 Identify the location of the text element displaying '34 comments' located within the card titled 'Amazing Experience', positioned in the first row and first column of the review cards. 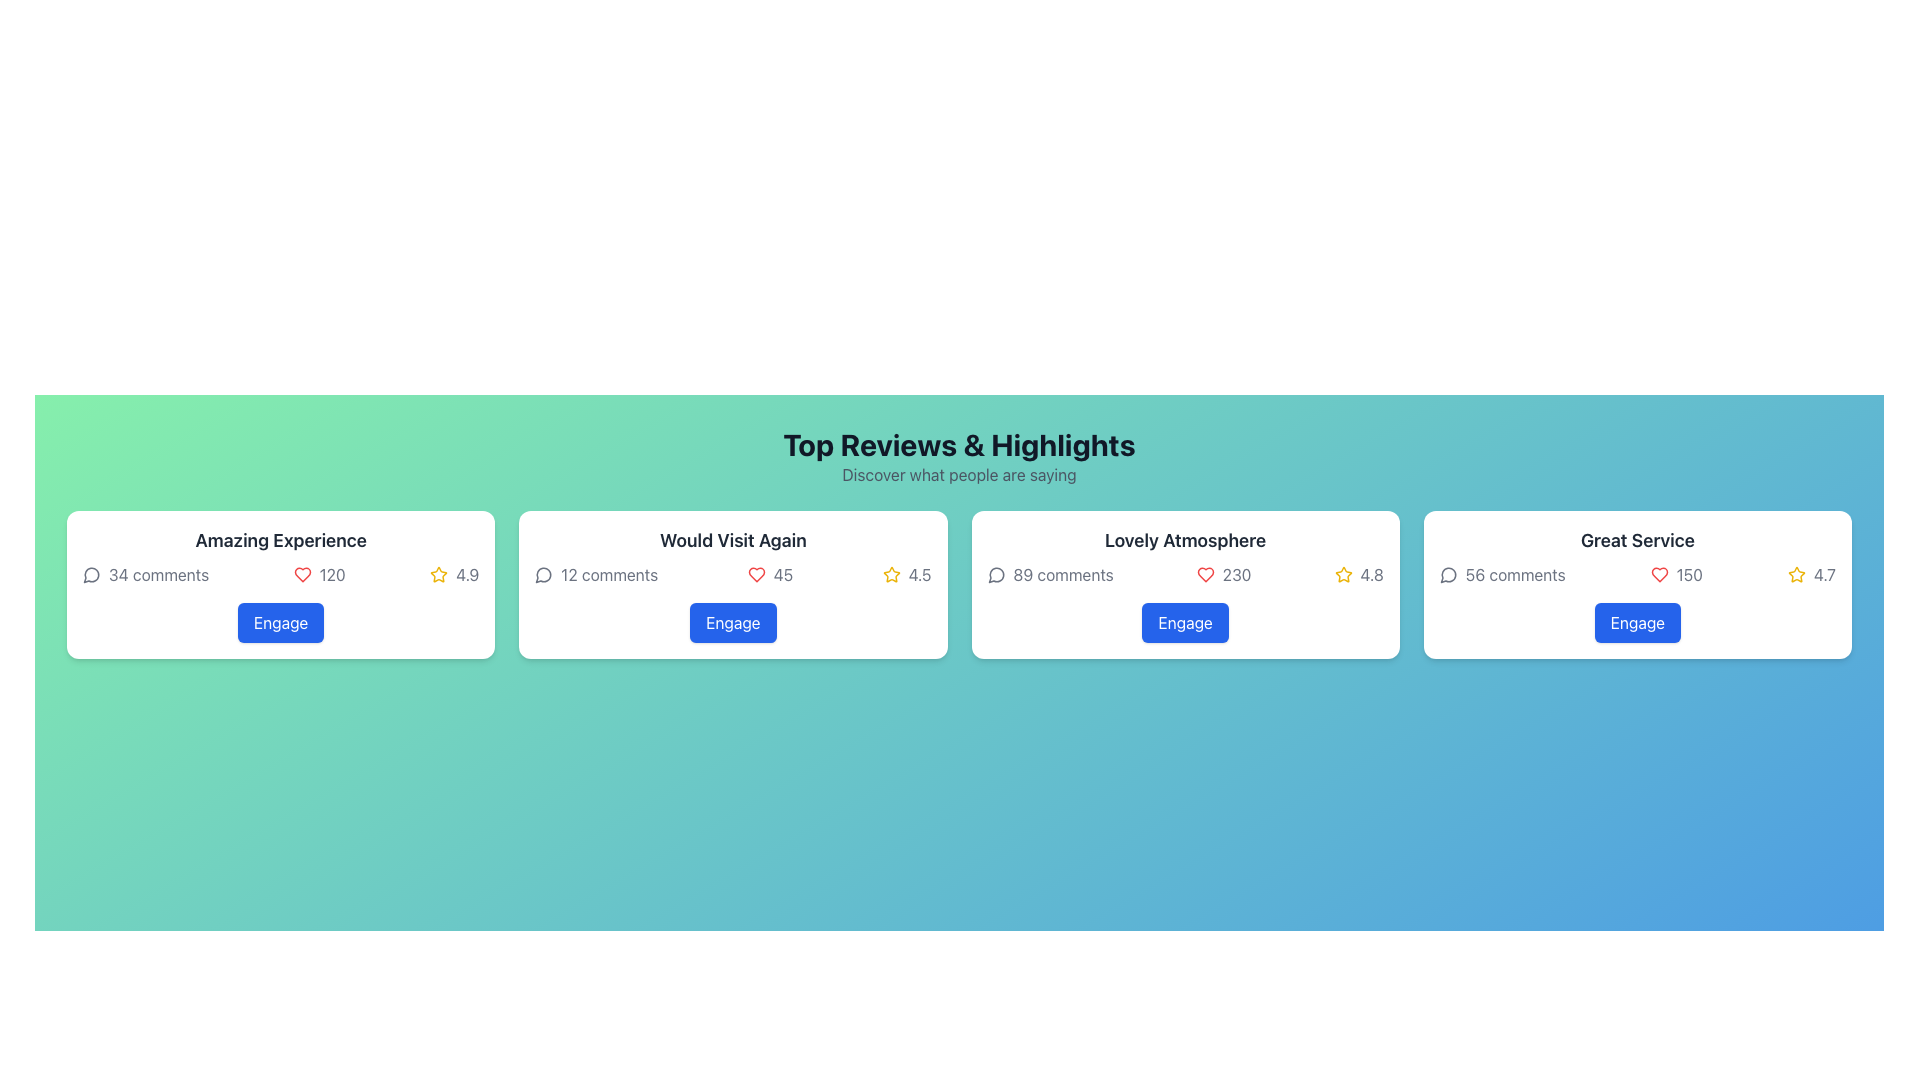
(158, 574).